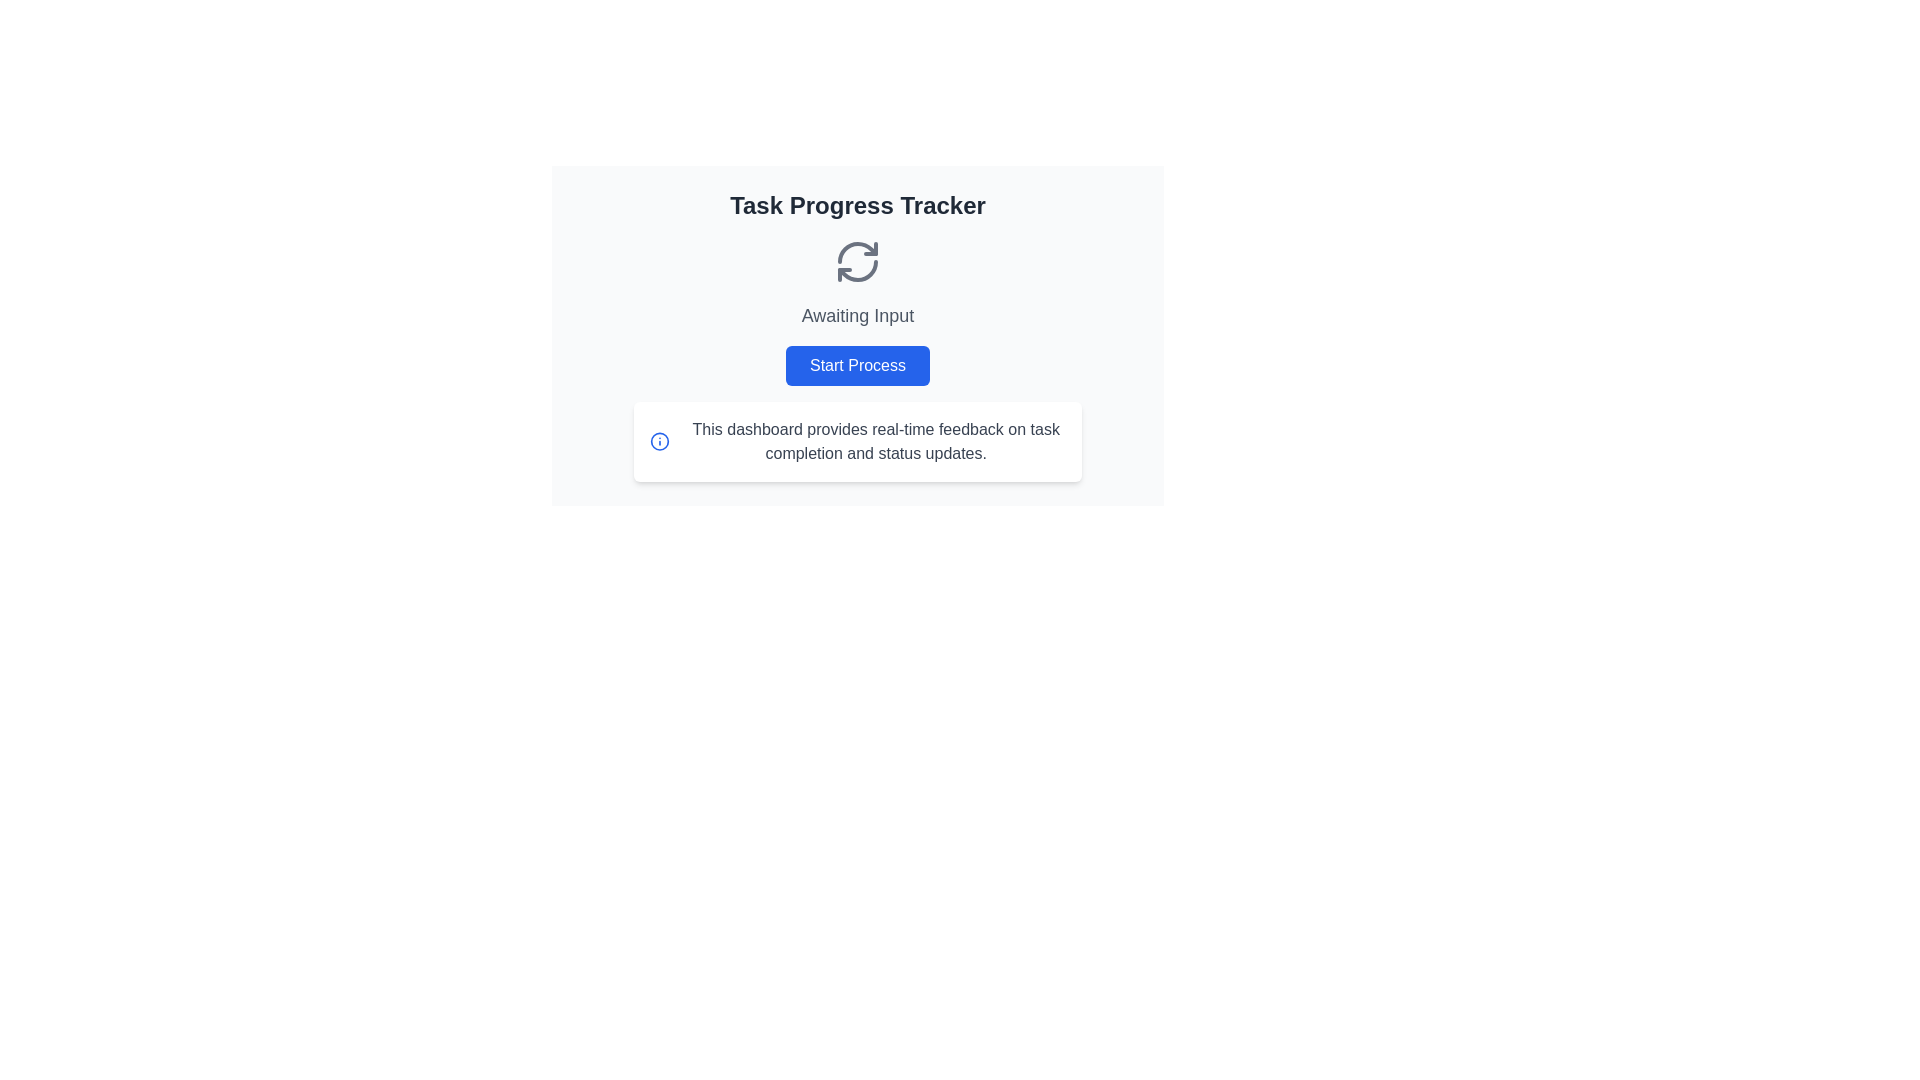 This screenshot has width=1920, height=1080. I want to click on the status indicator text label displaying 'Awaiting Input', which is located below the 'Task Progress Tracker' header and above the 'Start Process' button, so click(858, 315).